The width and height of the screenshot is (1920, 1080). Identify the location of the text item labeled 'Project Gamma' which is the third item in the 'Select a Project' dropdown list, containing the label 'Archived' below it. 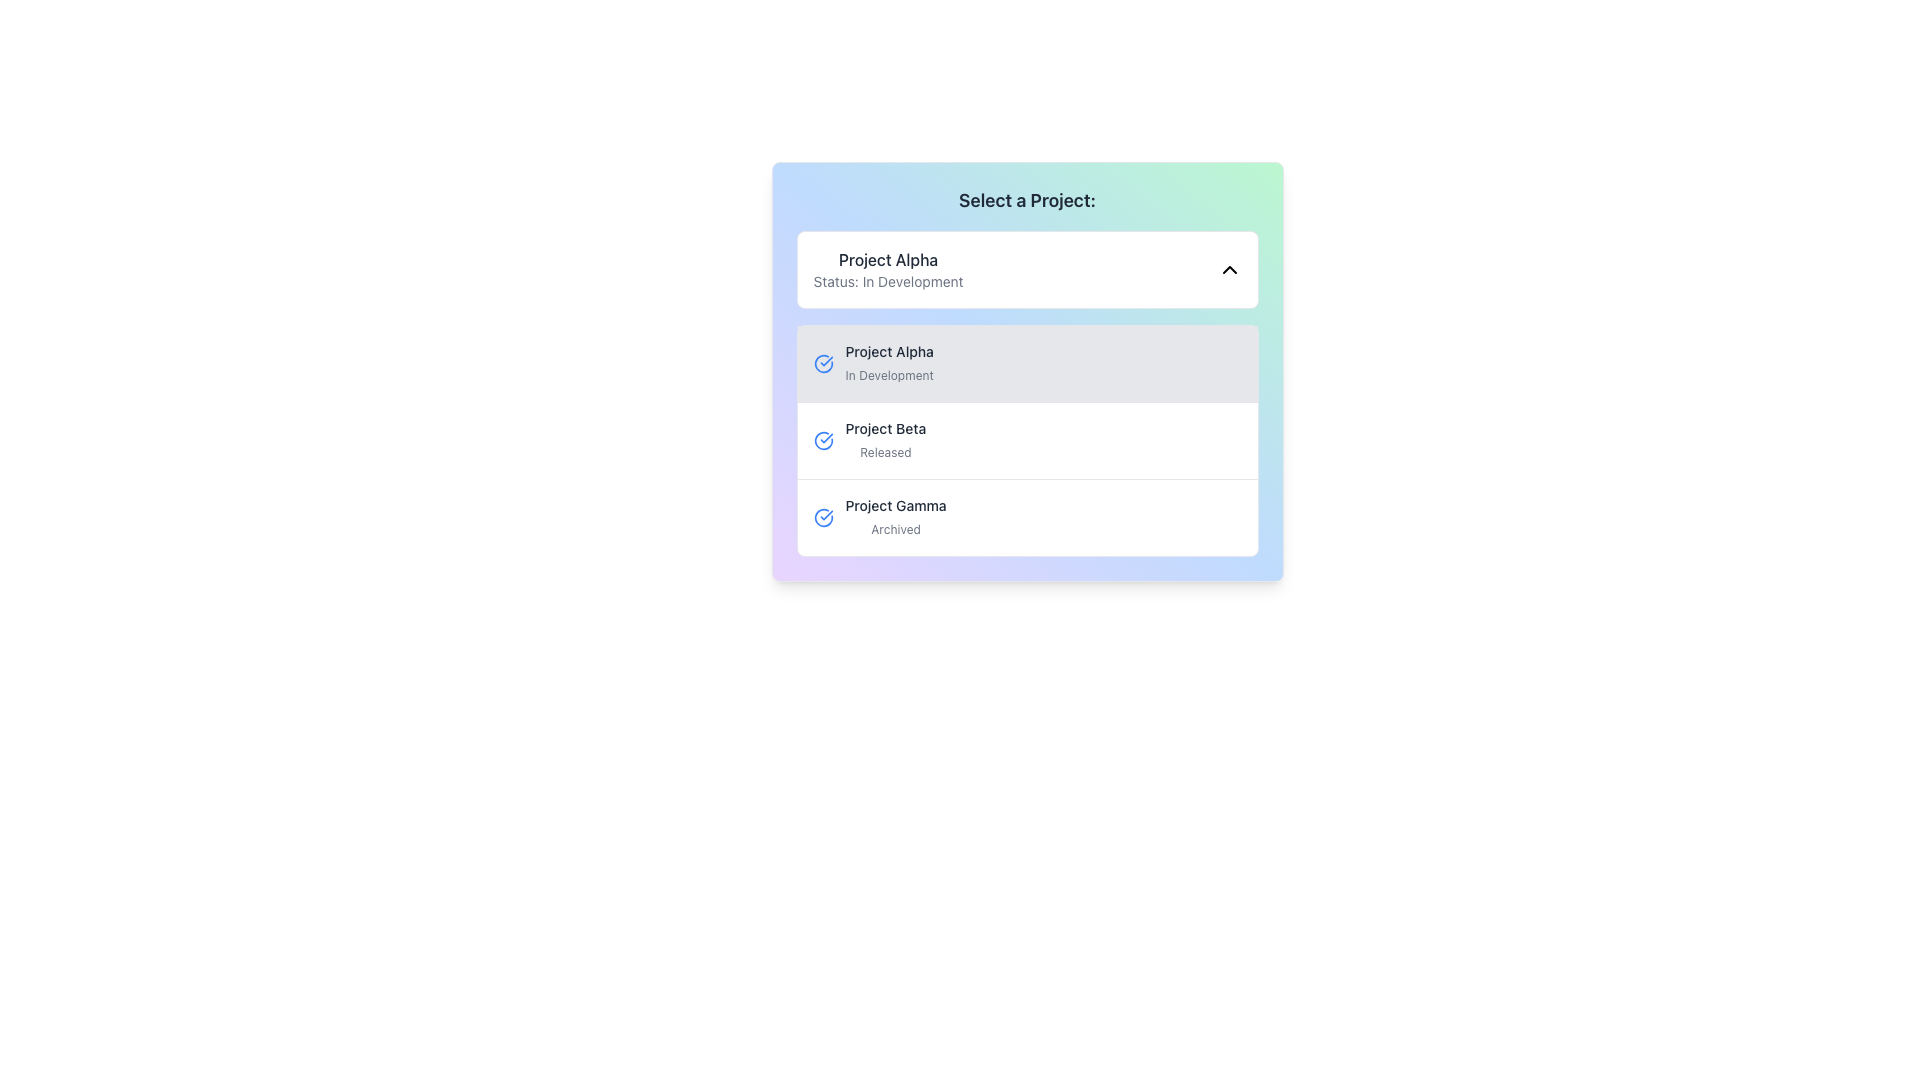
(895, 516).